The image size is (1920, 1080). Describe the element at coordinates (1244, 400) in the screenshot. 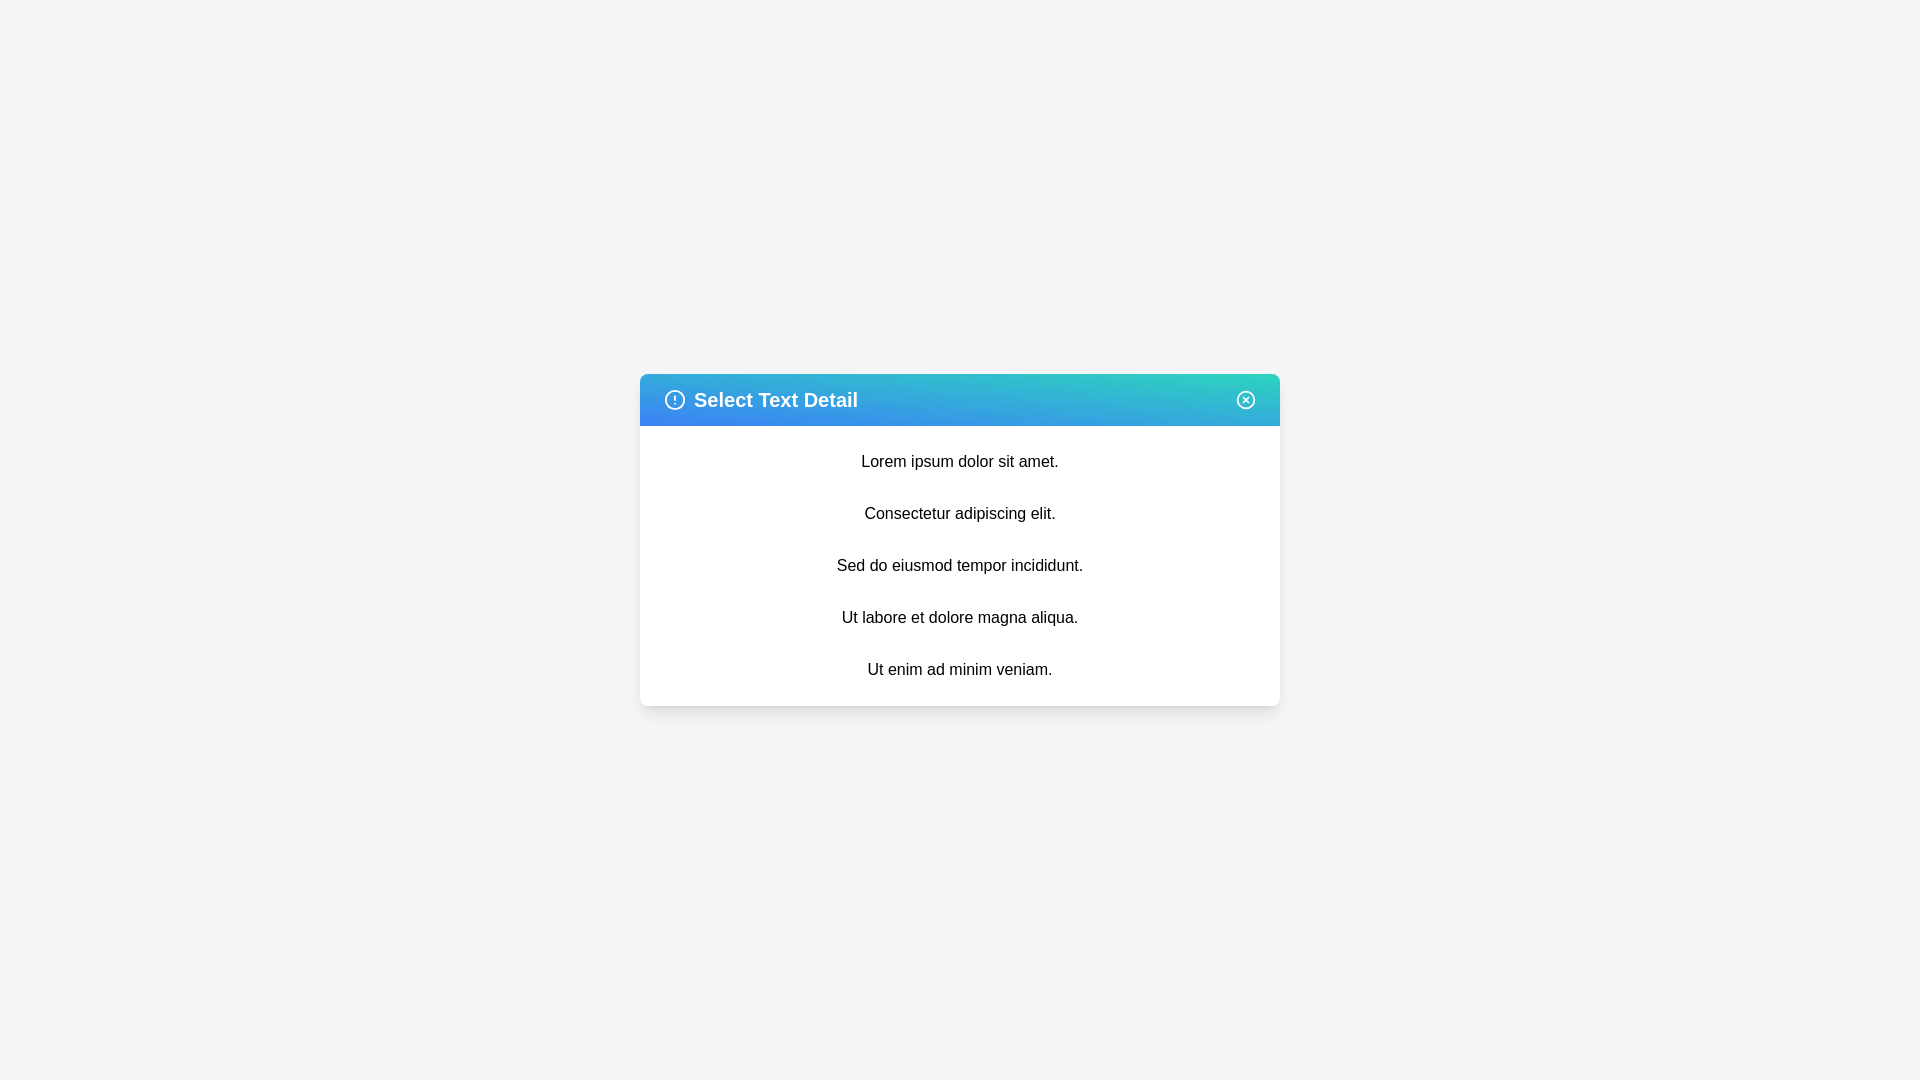

I see `the close button to dismiss the dialog` at that location.